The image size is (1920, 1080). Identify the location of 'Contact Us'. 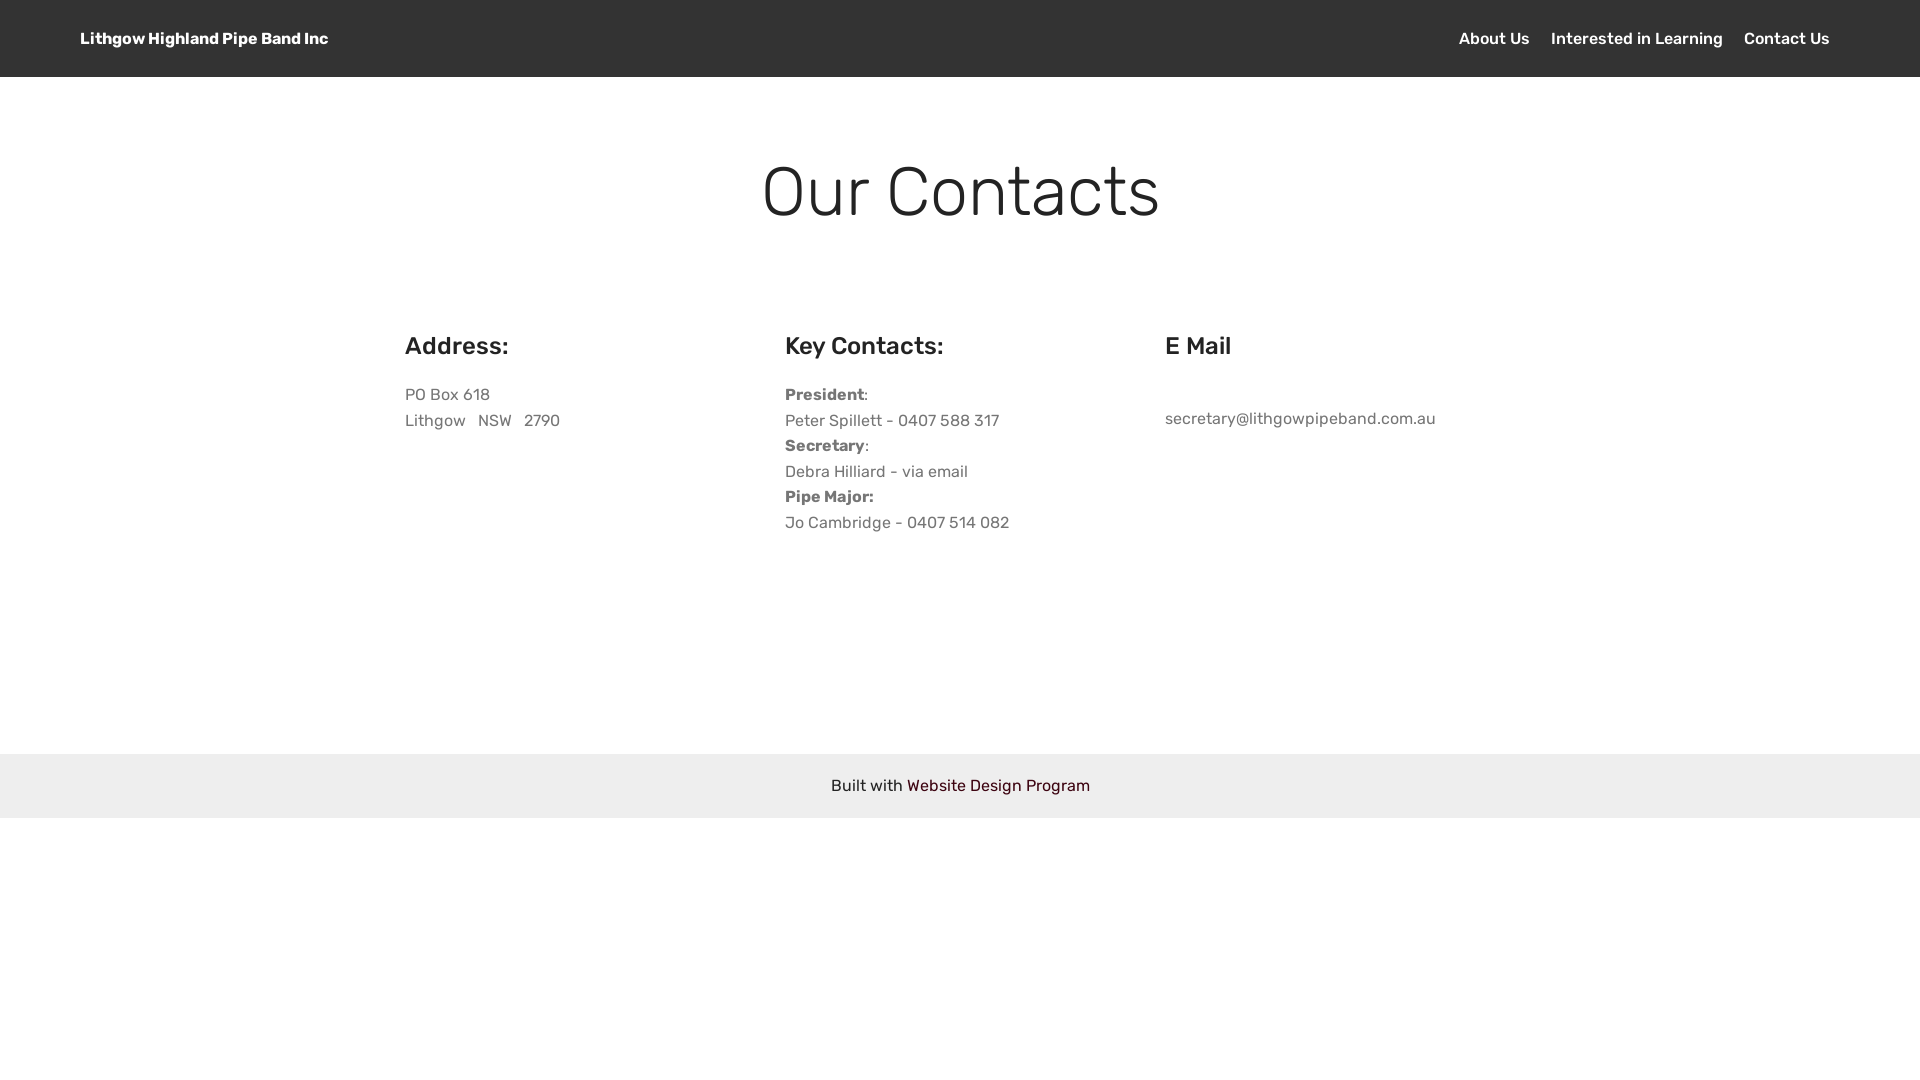
(1742, 38).